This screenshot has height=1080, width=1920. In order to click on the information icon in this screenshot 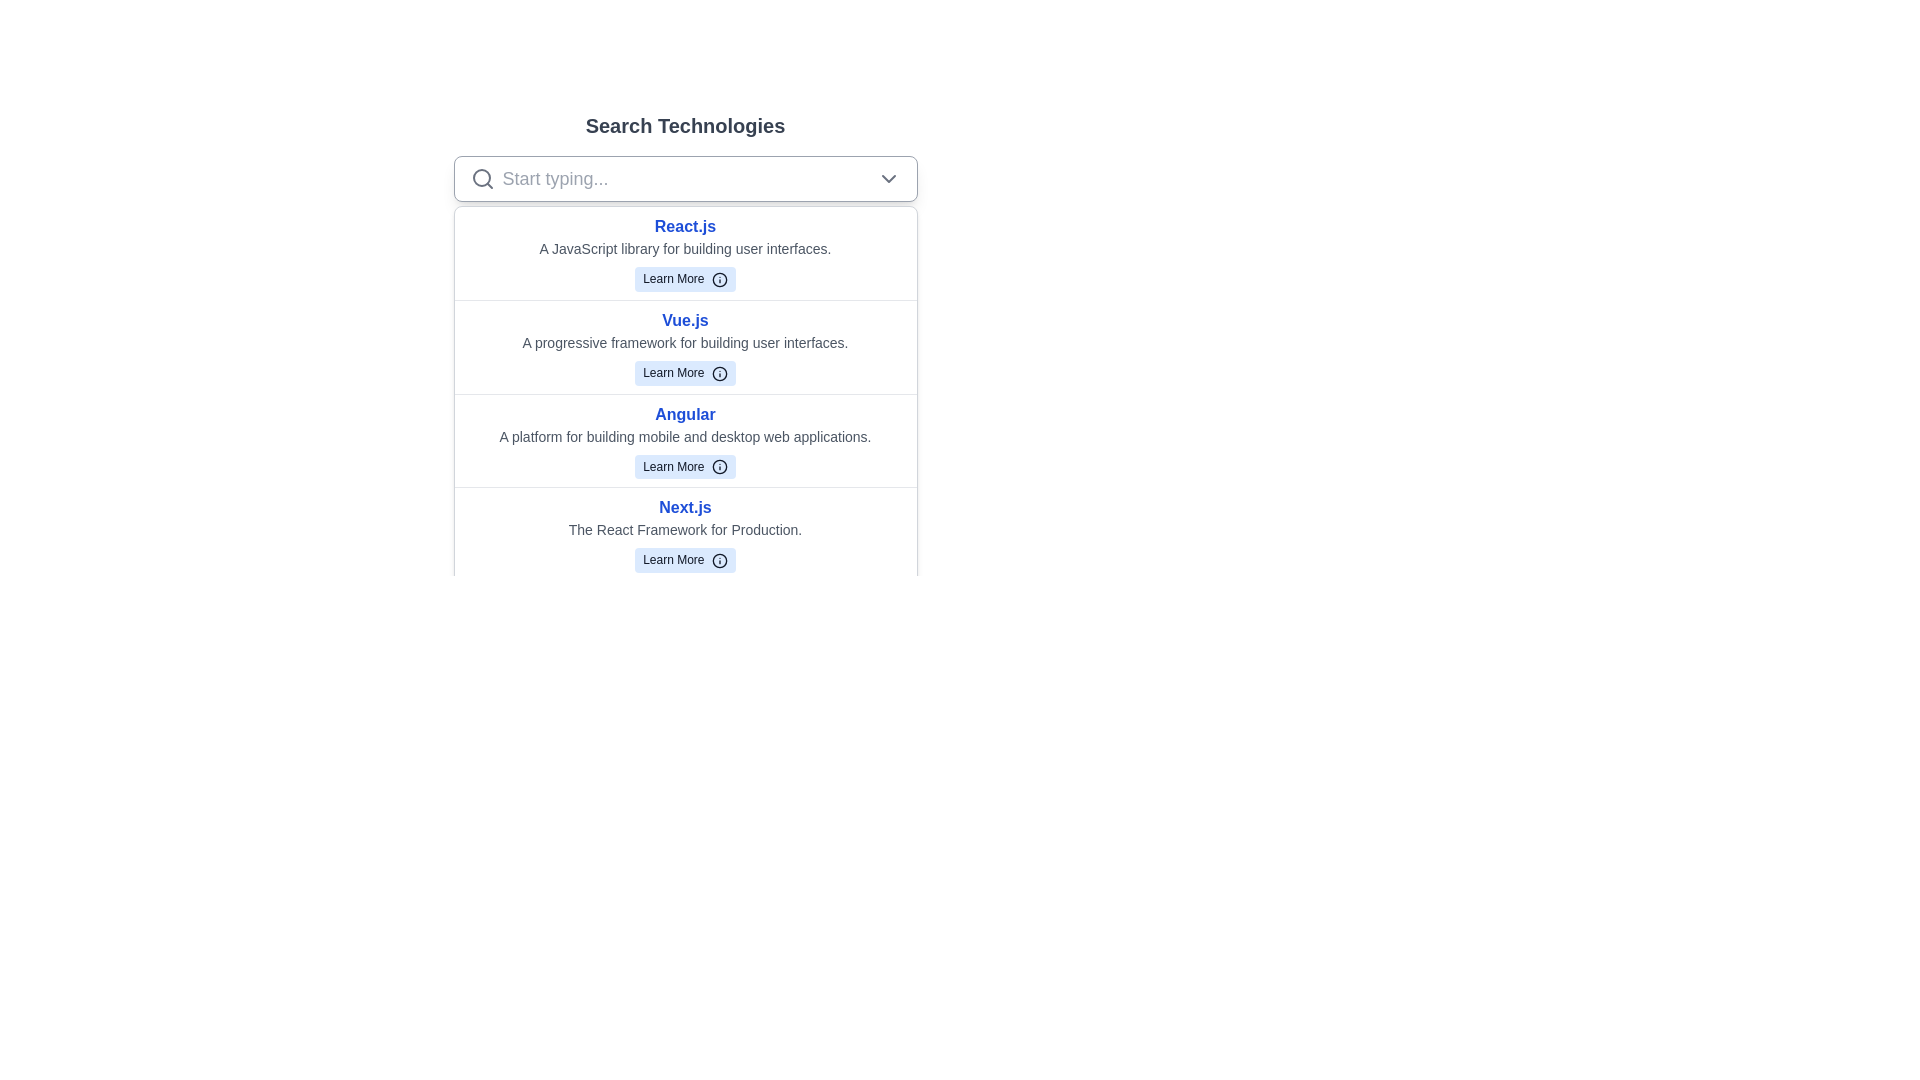, I will do `click(719, 373)`.